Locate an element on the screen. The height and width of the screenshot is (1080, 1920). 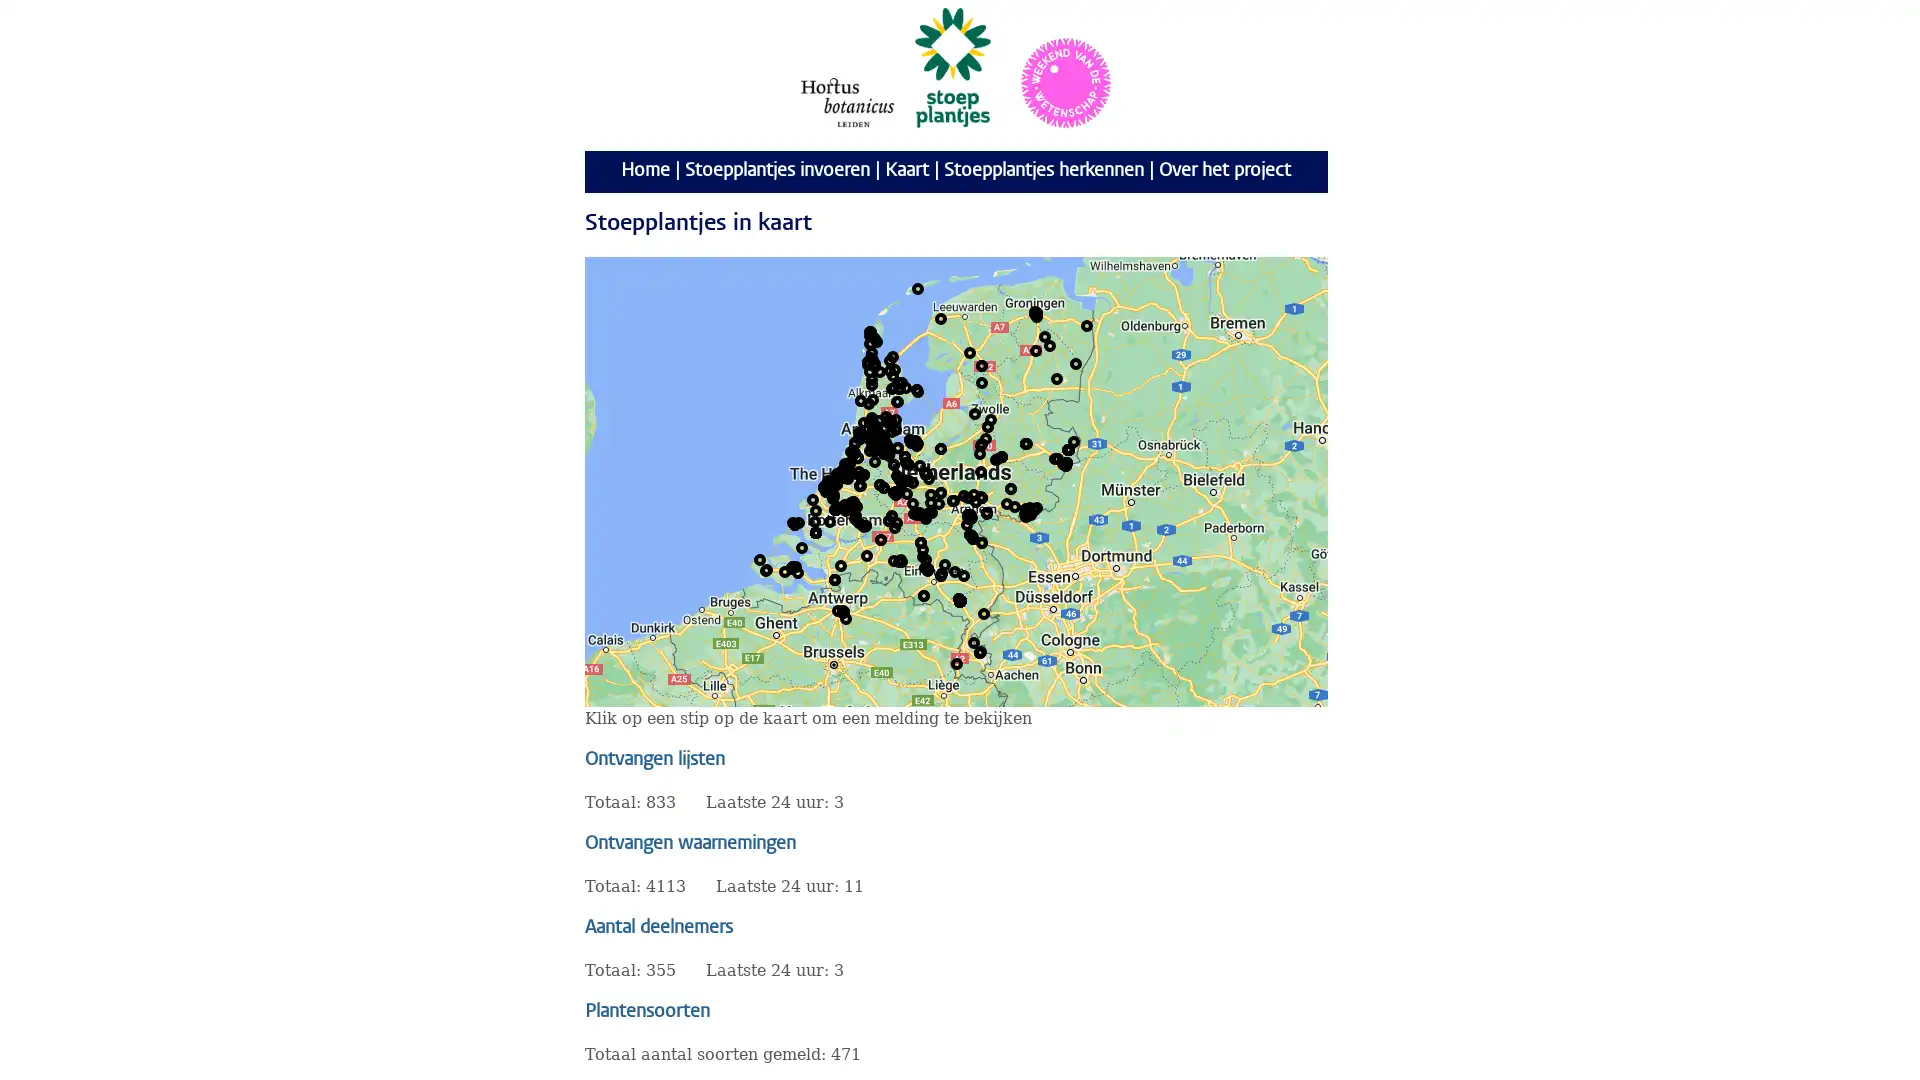
Telling van op 16 januari 2022 is located at coordinates (878, 435).